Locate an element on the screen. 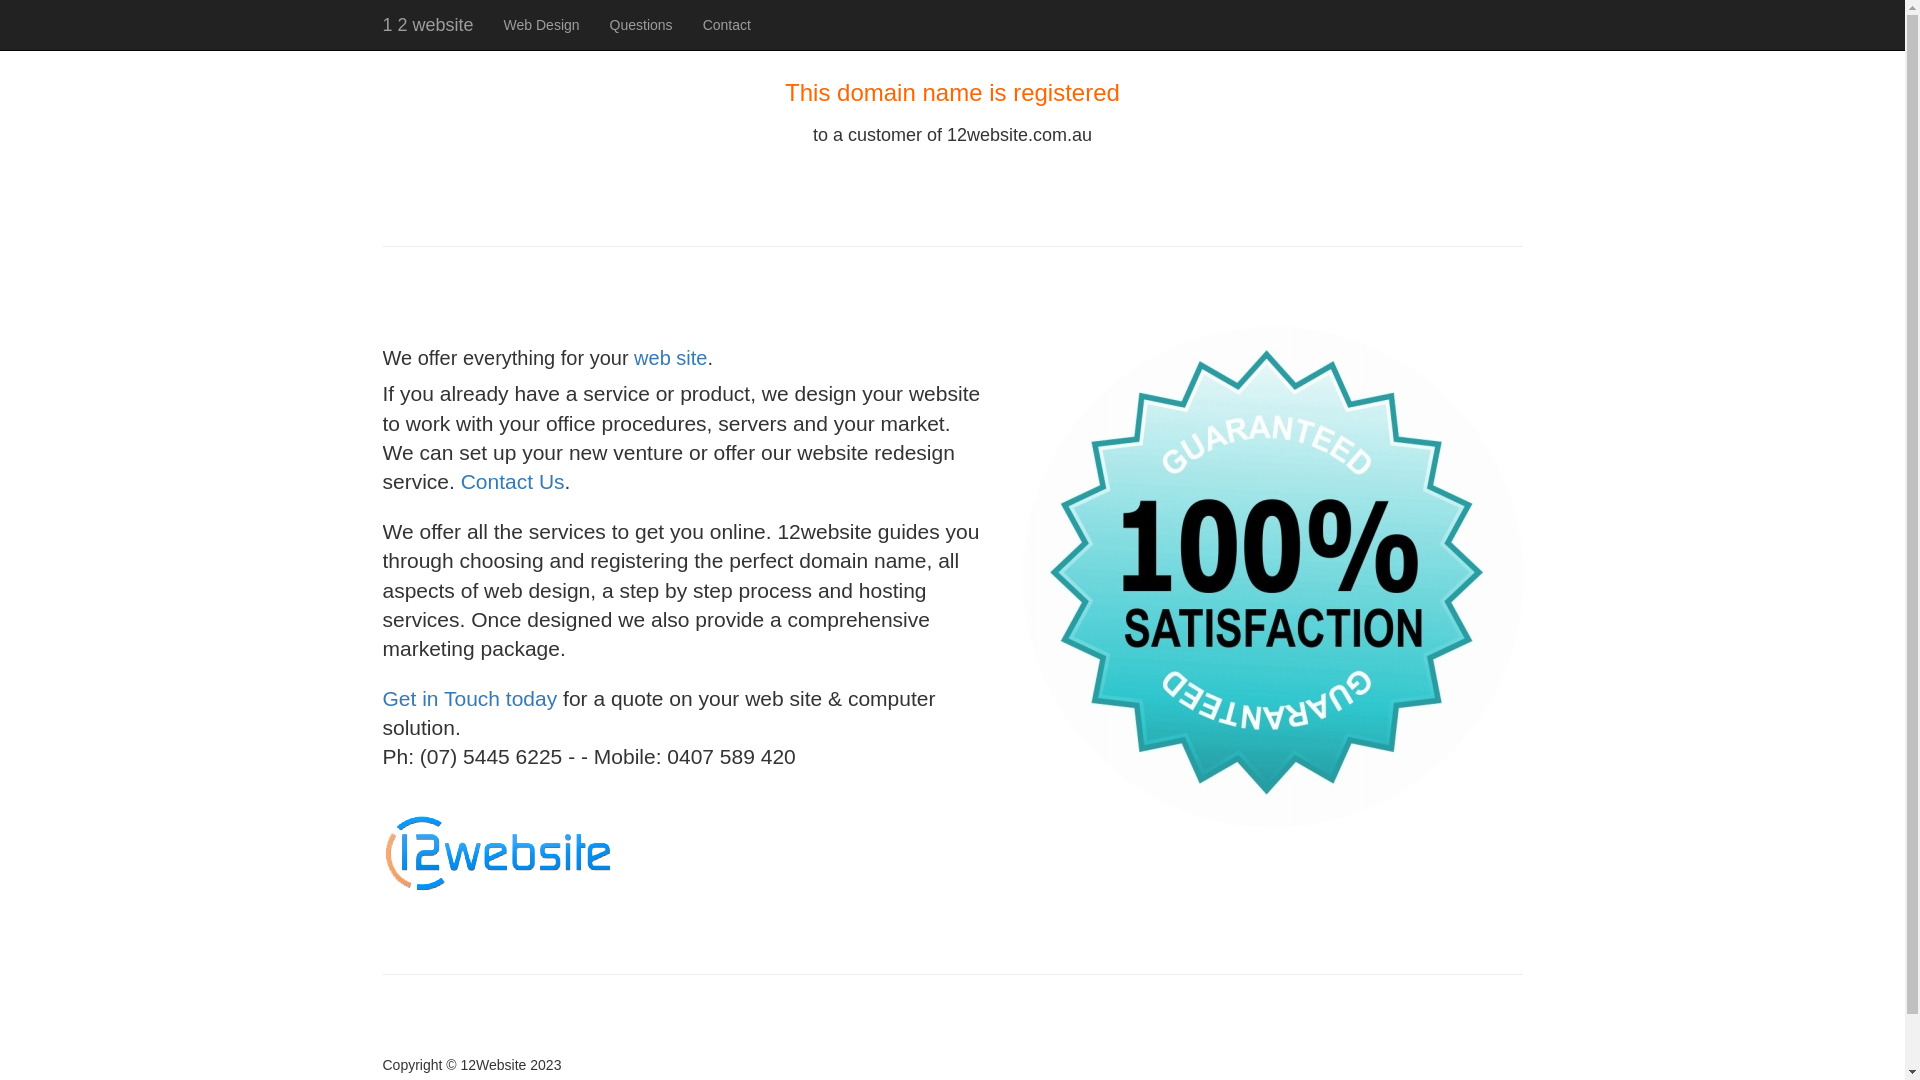 The width and height of the screenshot is (1920, 1080). '1 2 website' is located at coordinates (368, 24).